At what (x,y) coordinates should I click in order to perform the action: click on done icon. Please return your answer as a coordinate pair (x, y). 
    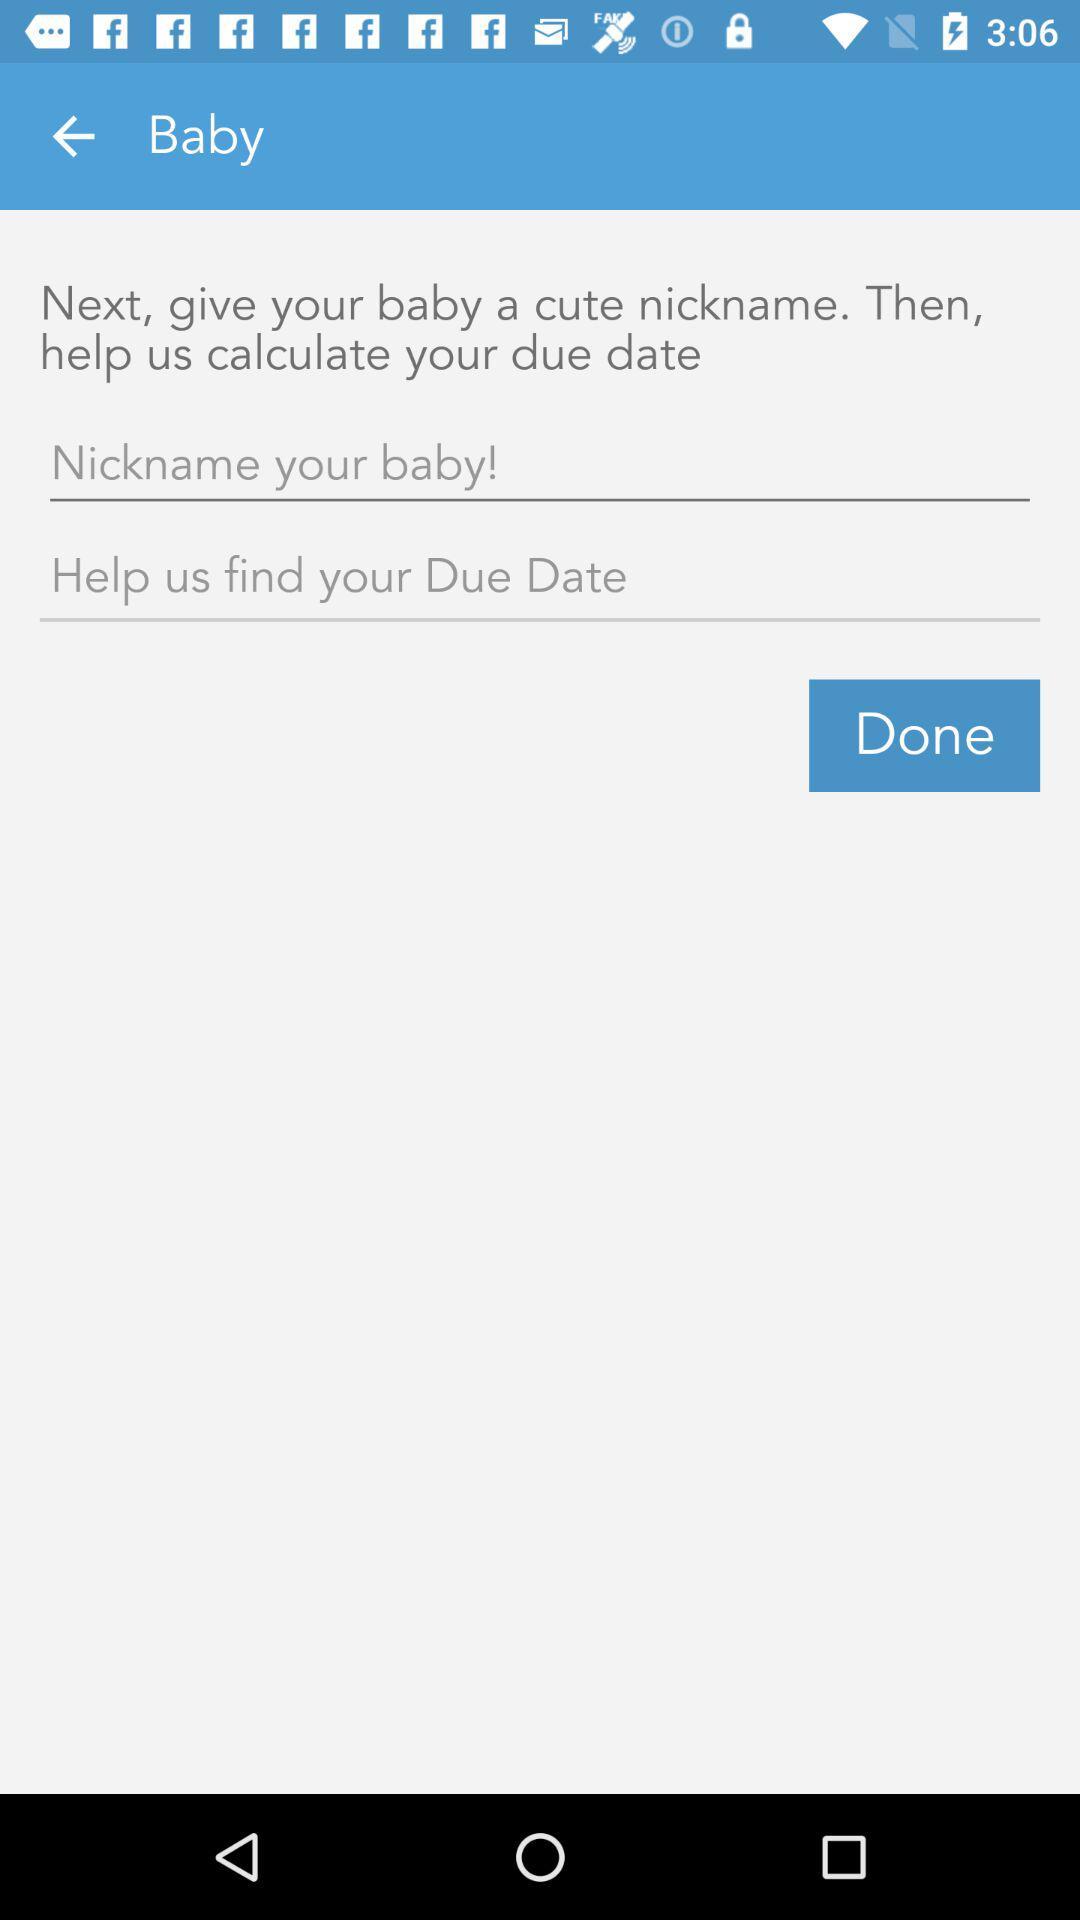
    Looking at the image, I should click on (924, 734).